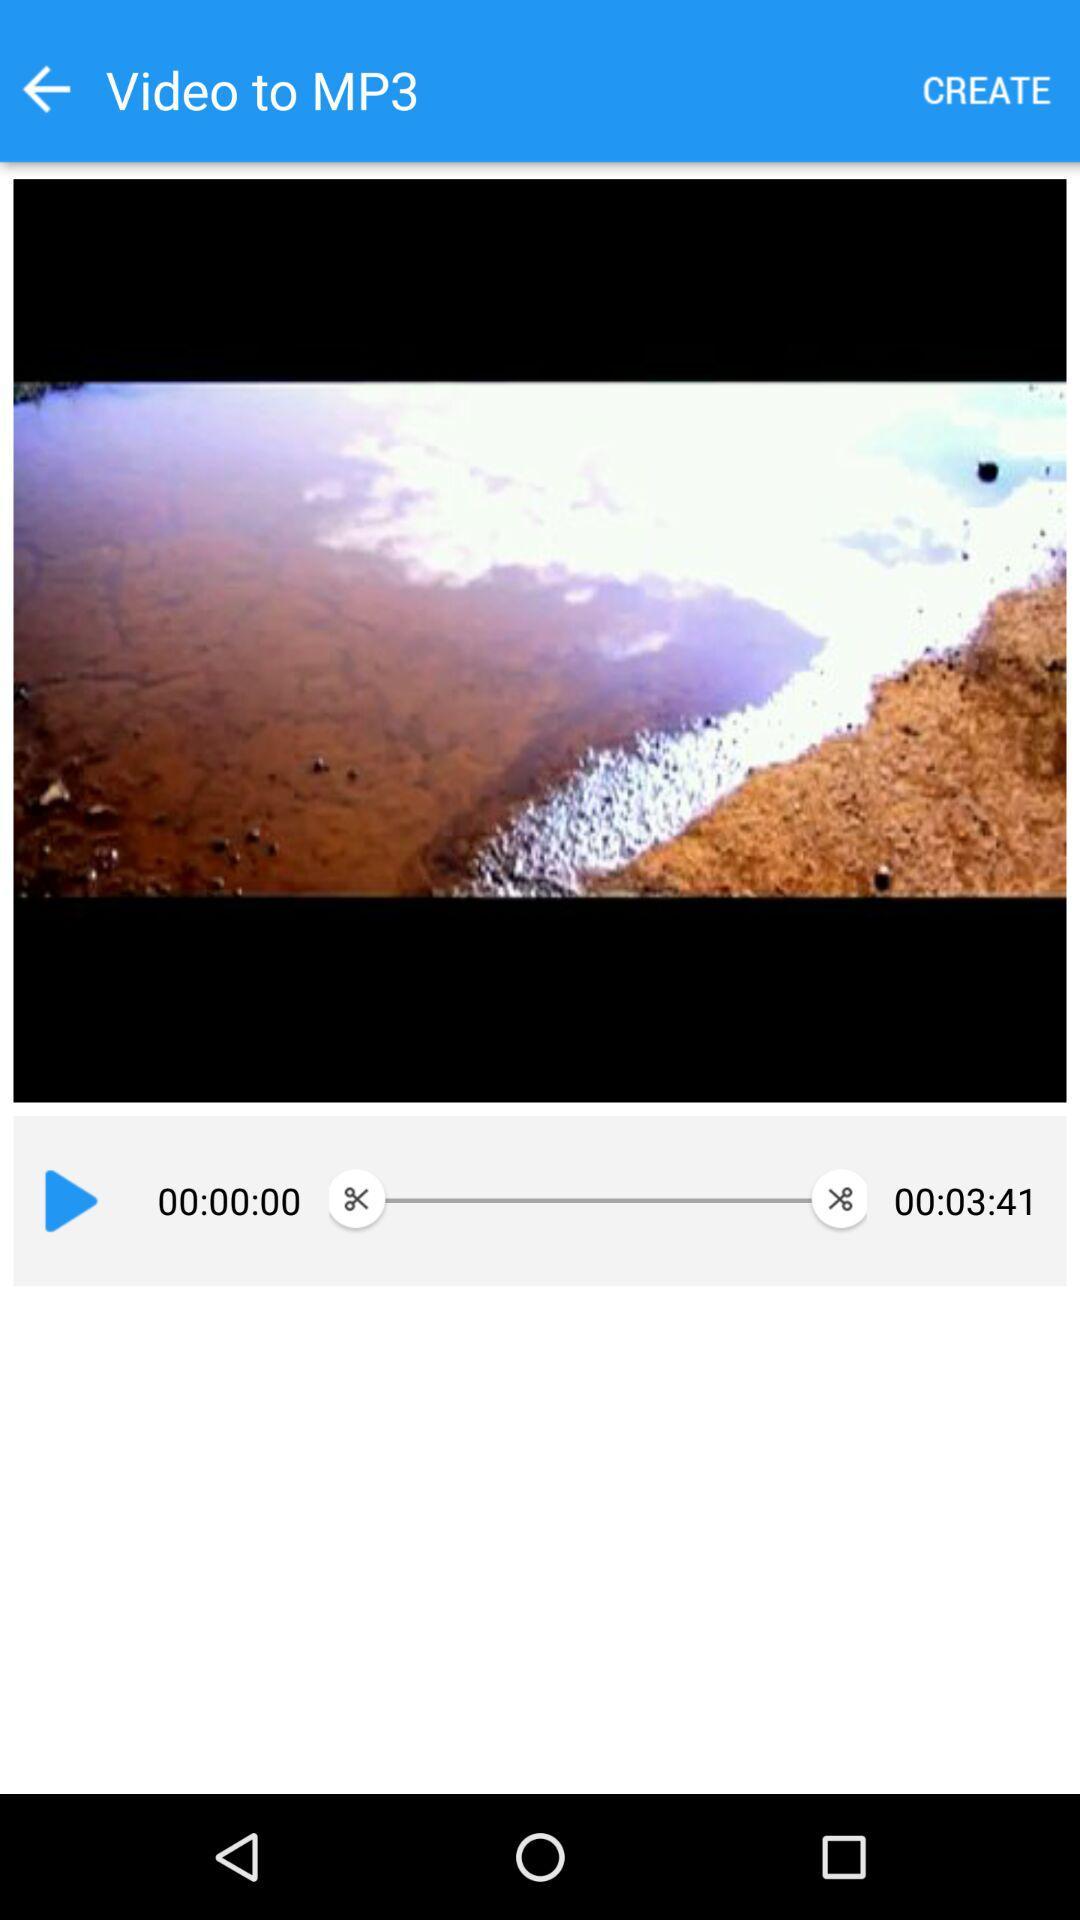 This screenshot has height=1920, width=1080. Describe the element at coordinates (987, 88) in the screenshot. I see `create` at that location.